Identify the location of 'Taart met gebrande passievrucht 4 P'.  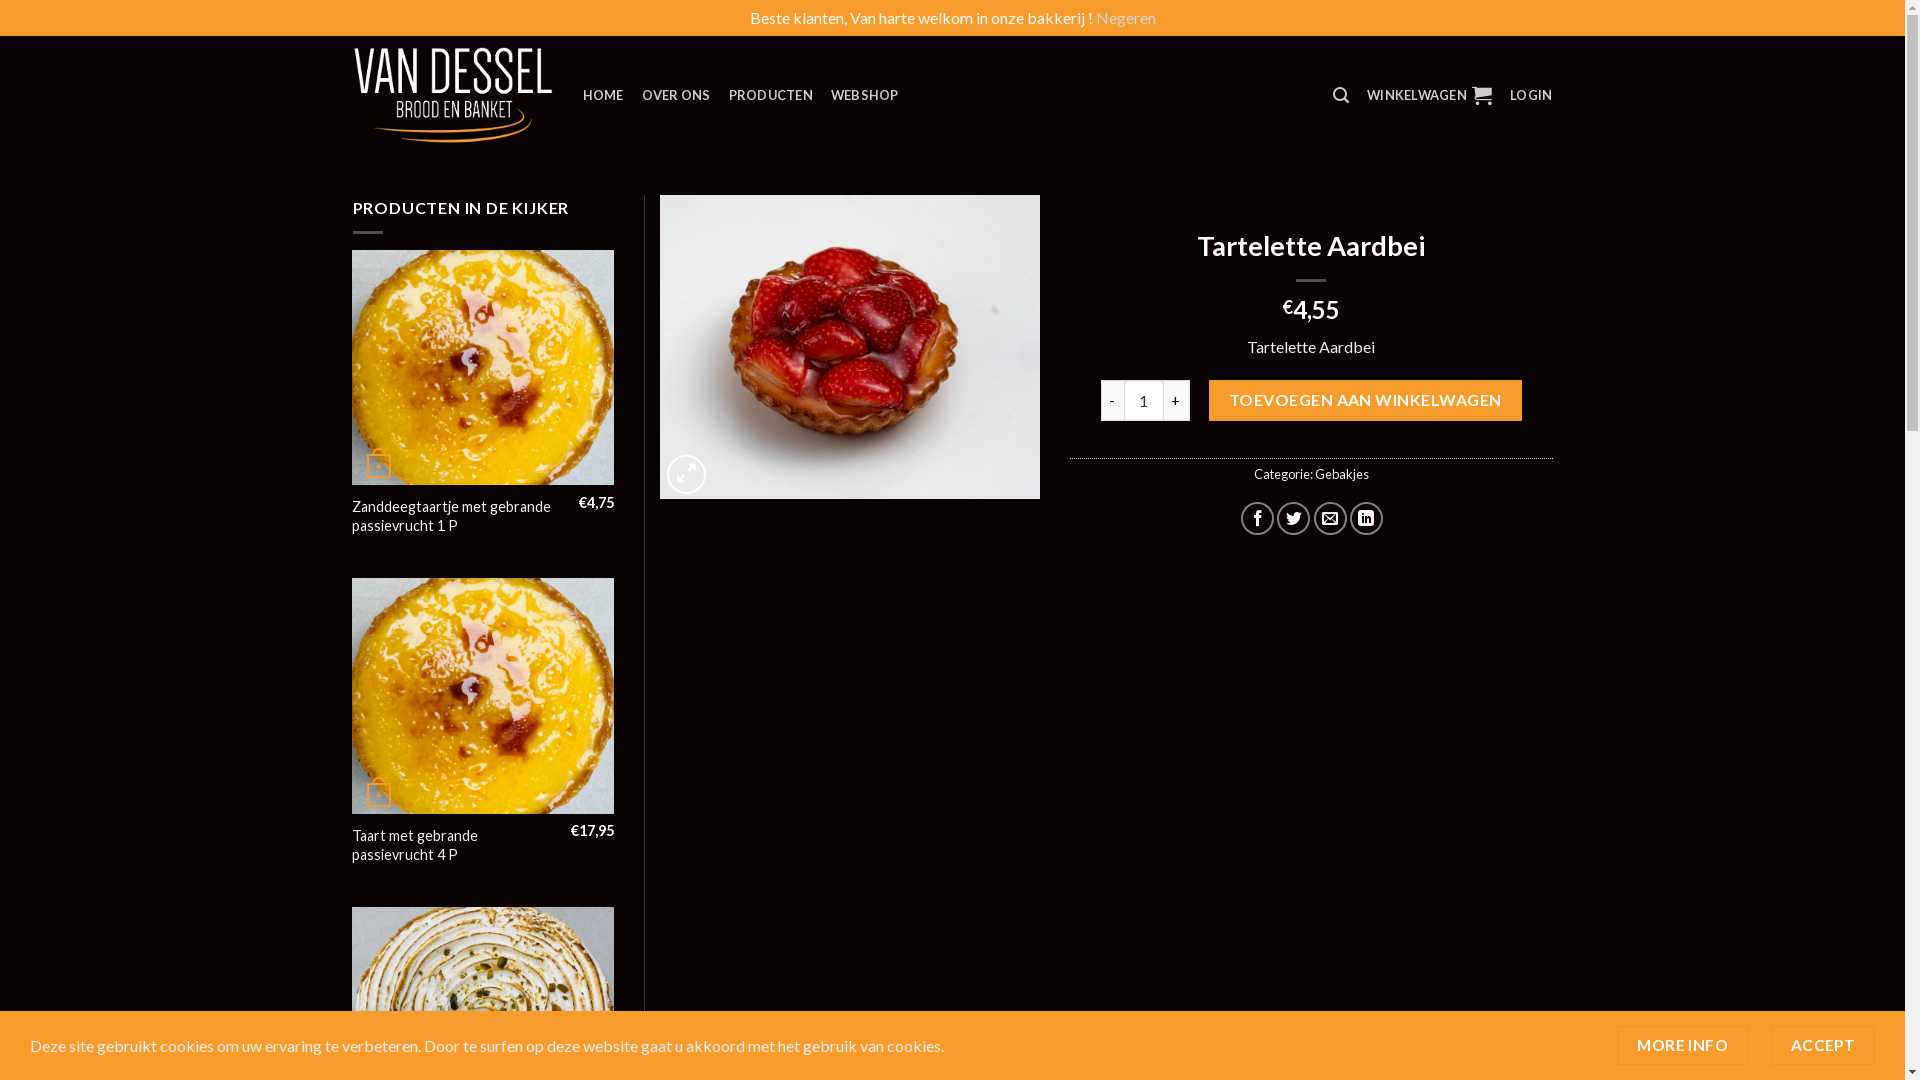
(351, 845).